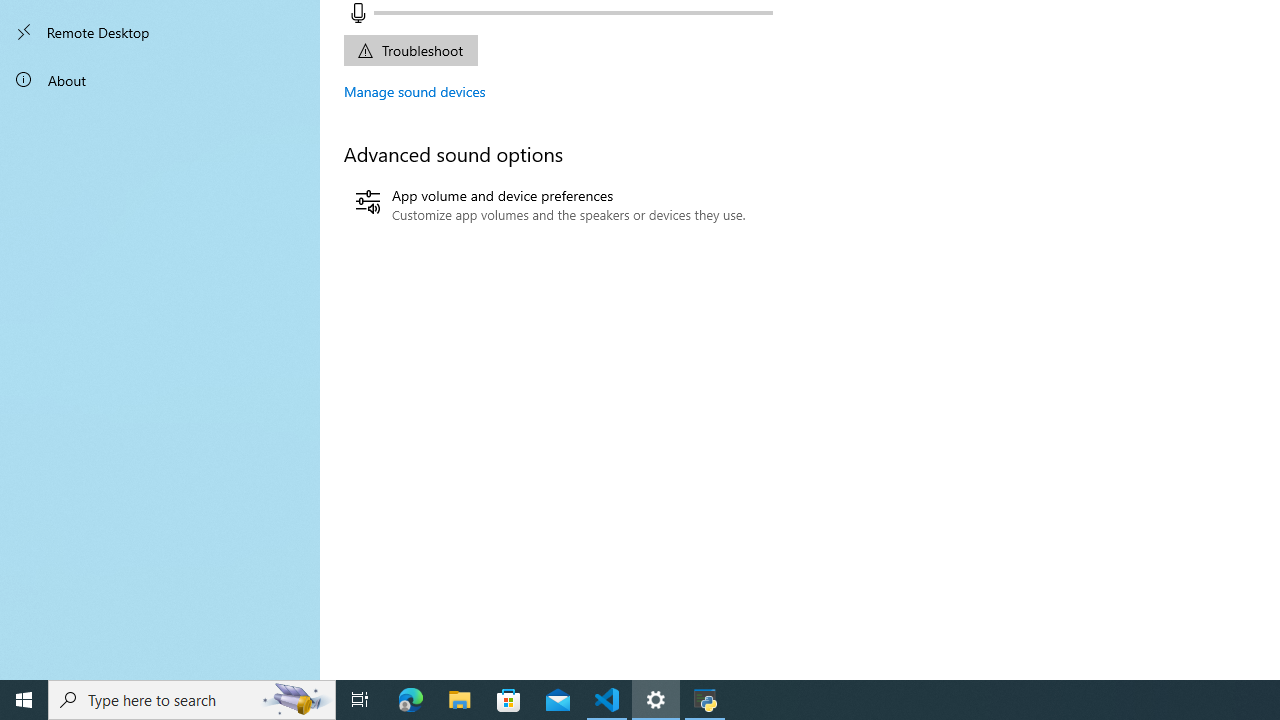 The height and width of the screenshot is (720, 1280). What do you see at coordinates (414, 91) in the screenshot?
I see `'Manage sound devices'` at bounding box center [414, 91].